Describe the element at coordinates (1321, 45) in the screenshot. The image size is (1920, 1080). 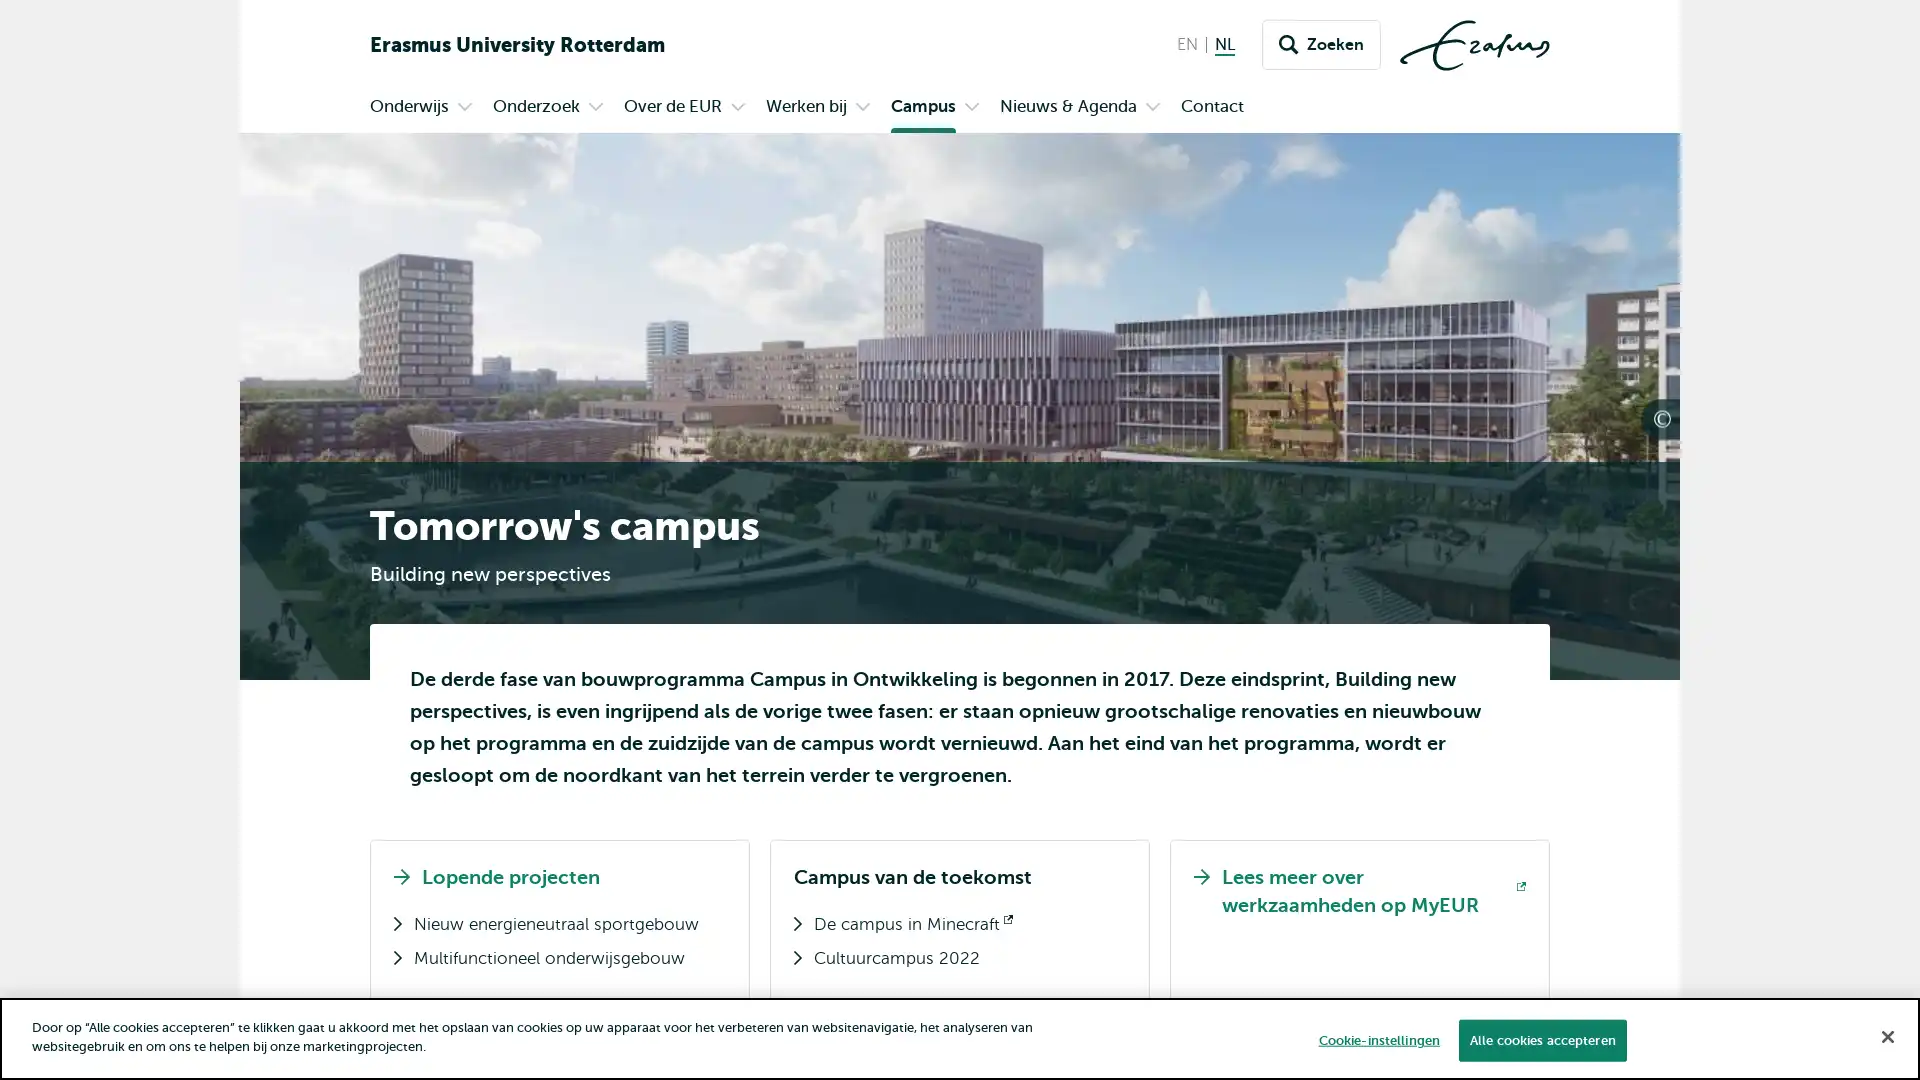
I see `Zoeken` at that location.